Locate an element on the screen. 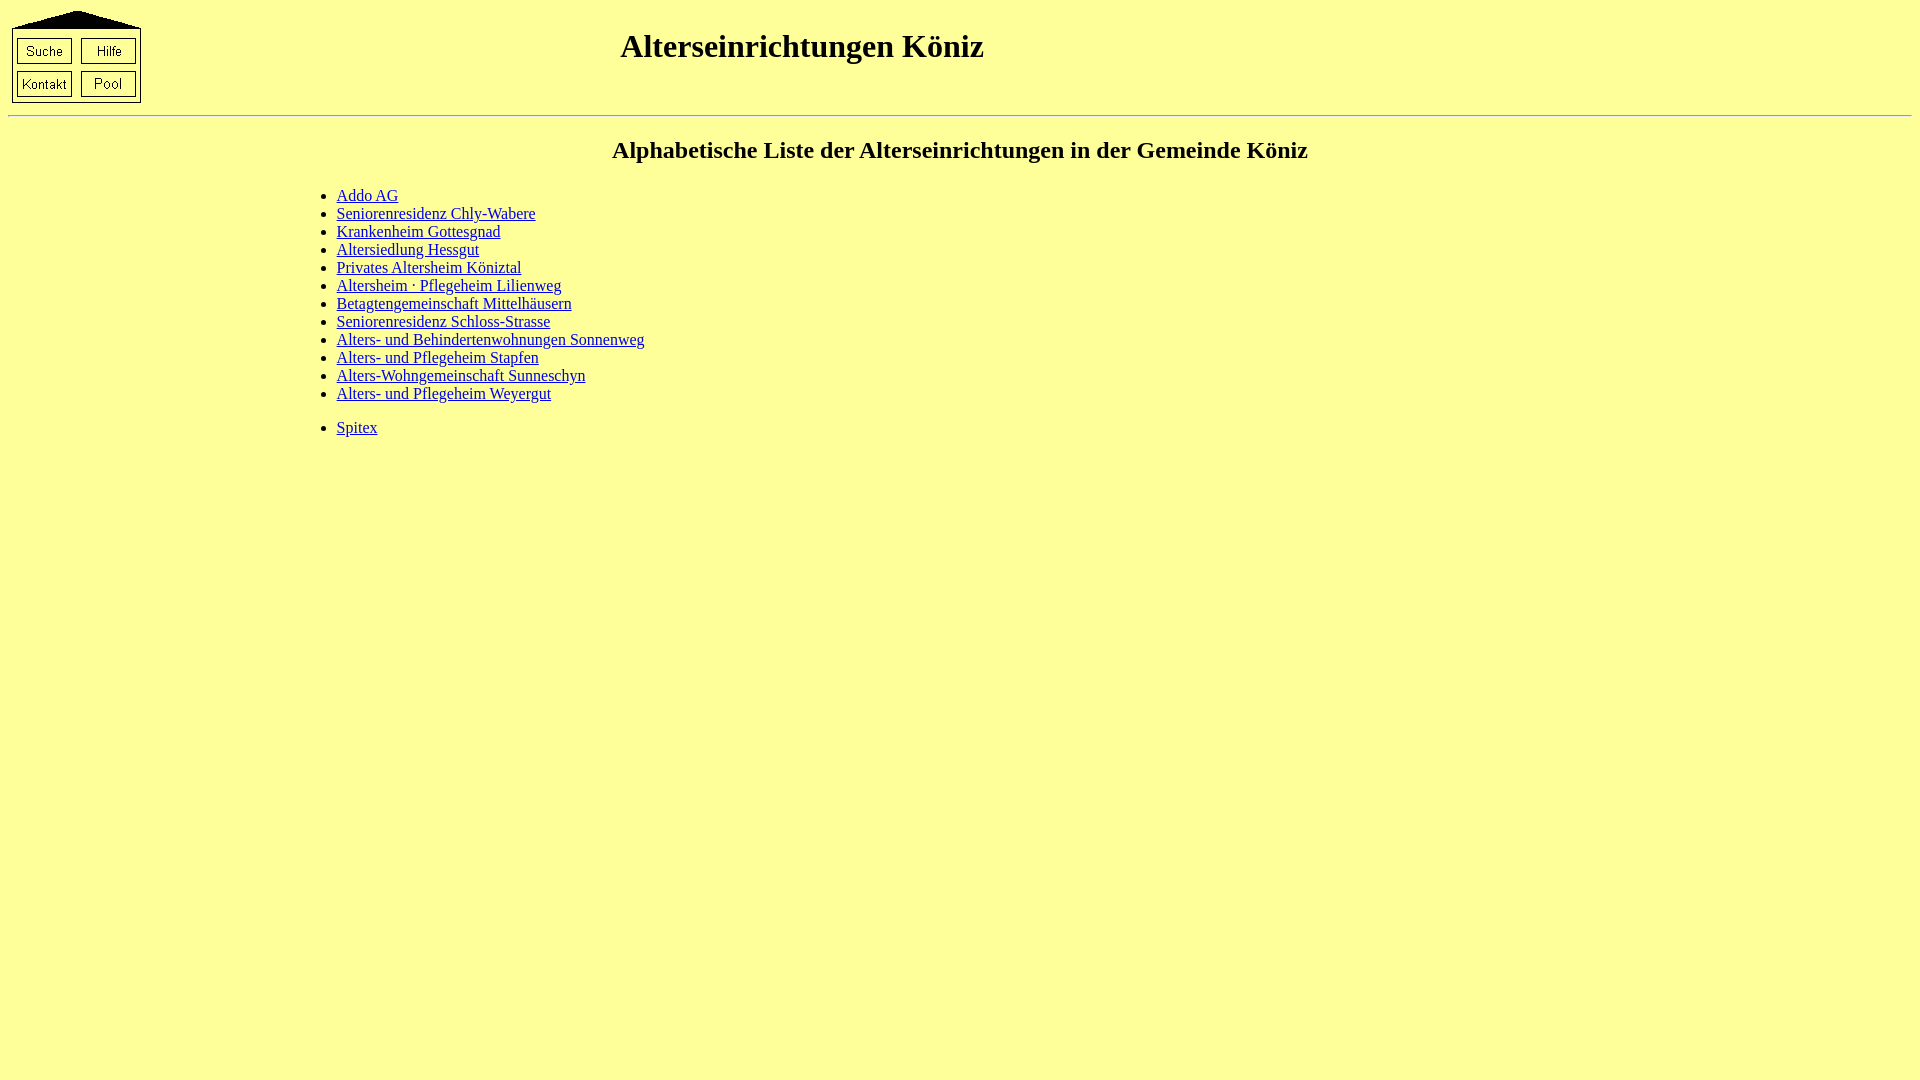 Image resolution: width=1920 pixels, height=1080 pixels. 'Alters-Wohngemeinschaft Sunneschyn' is located at coordinates (460, 375).